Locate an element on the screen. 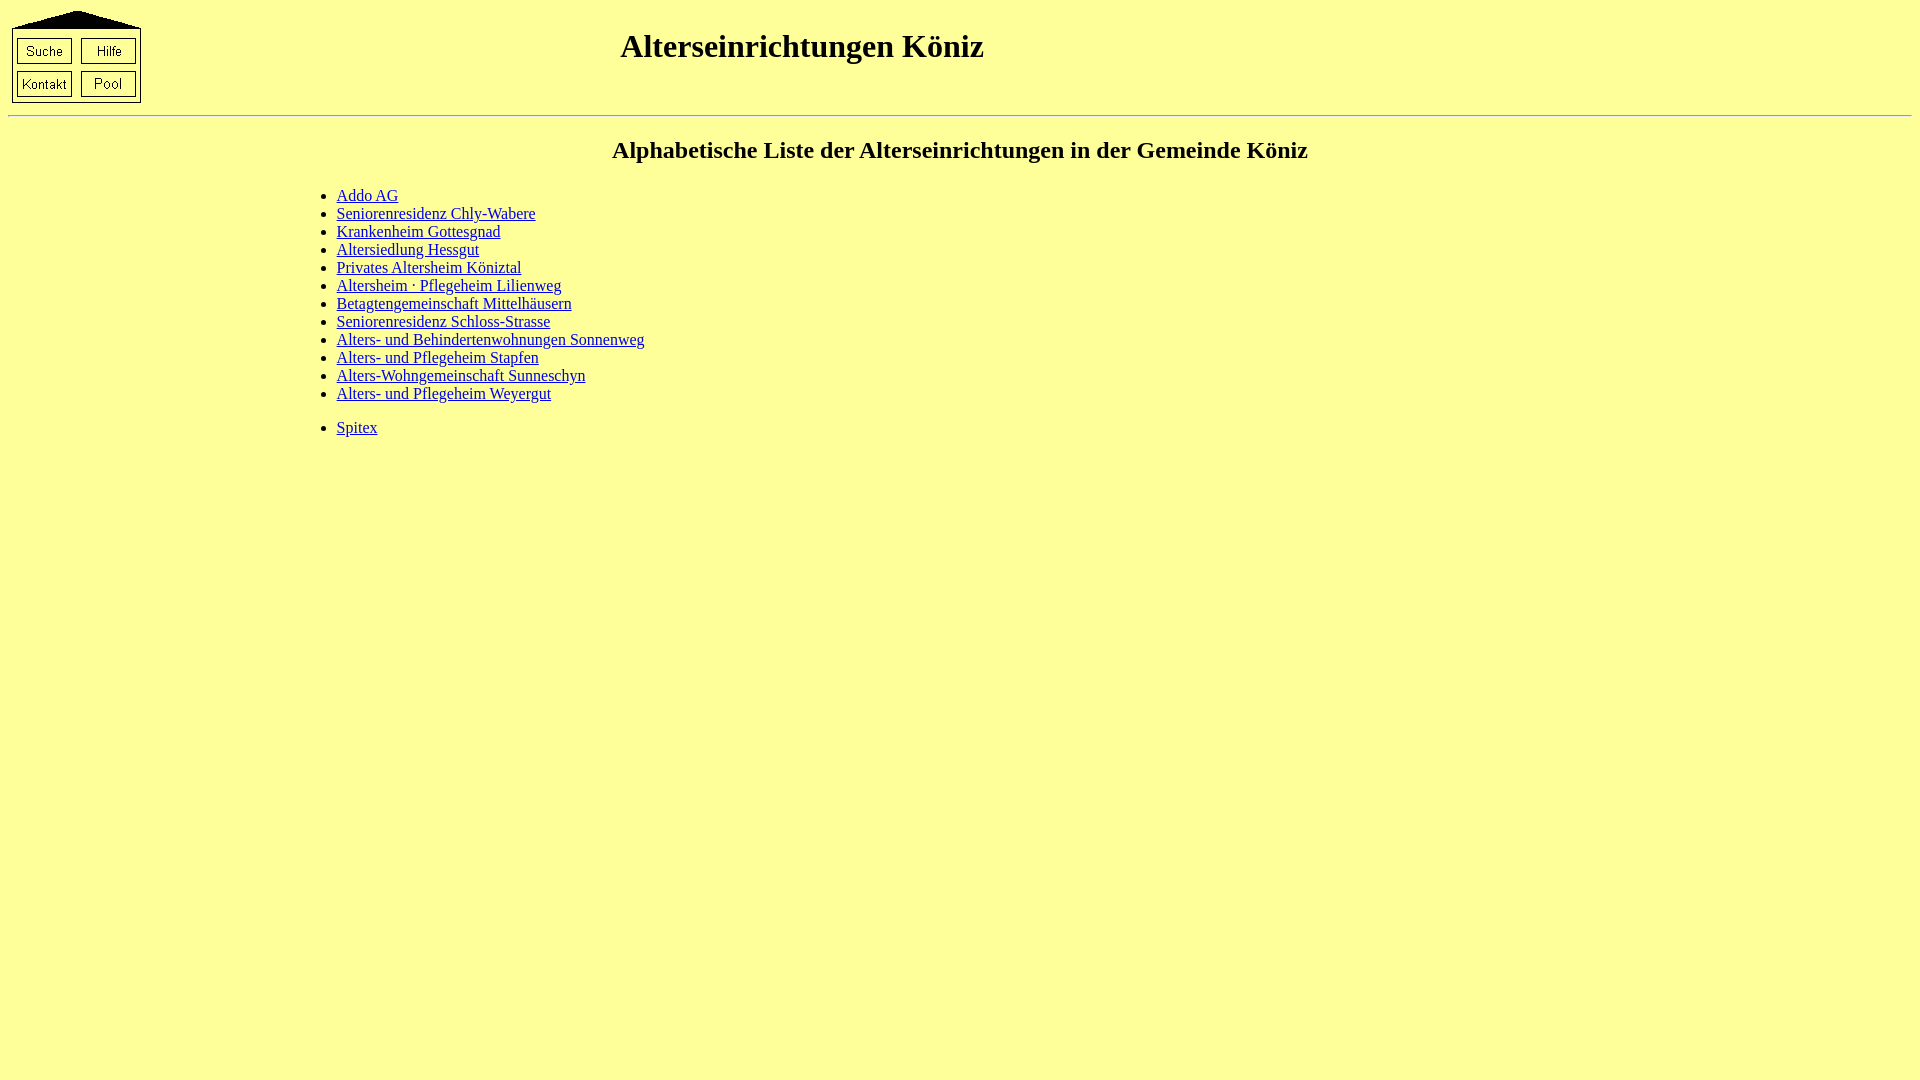 Image resolution: width=1920 pixels, height=1080 pixels. 'Alters-Wohngemeinschaft Sunneschyn' is located at coordinates (460, 375).